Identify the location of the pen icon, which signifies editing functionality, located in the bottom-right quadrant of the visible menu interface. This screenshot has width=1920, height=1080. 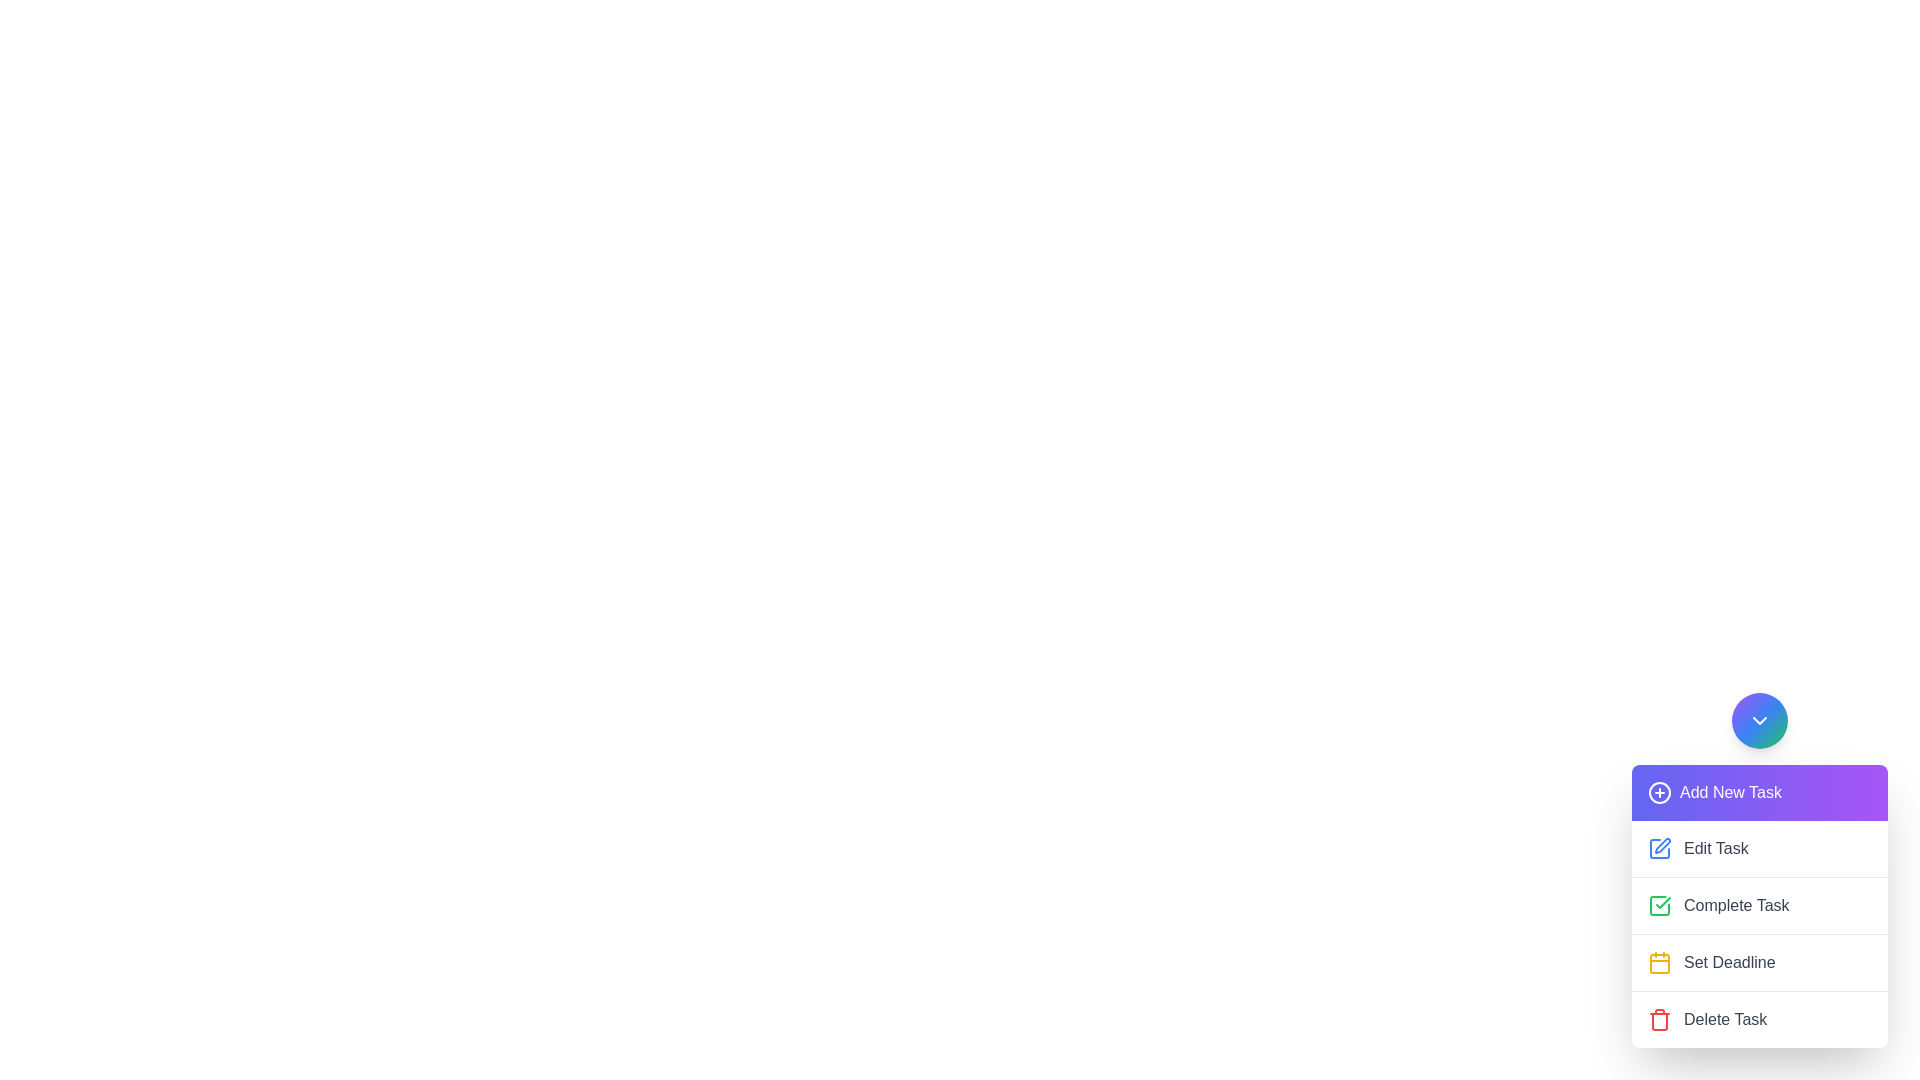
(1662, 845).